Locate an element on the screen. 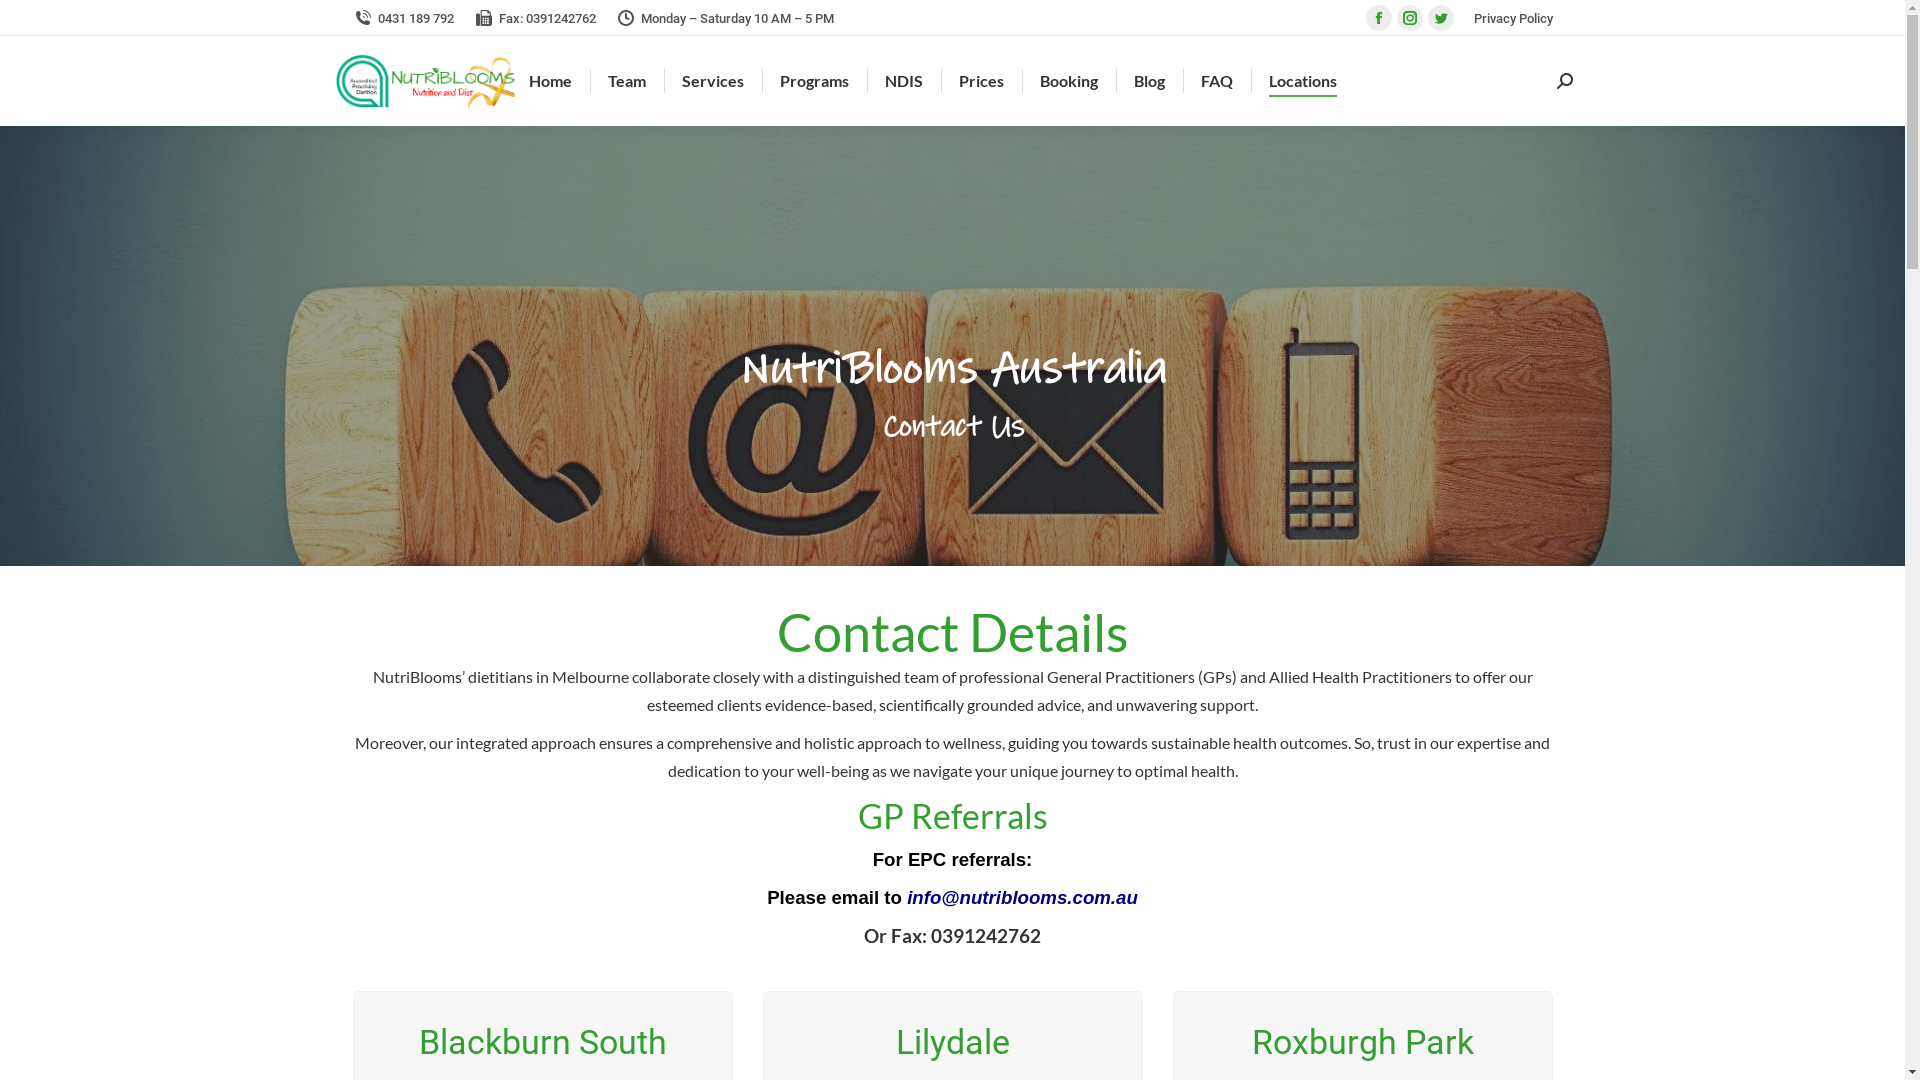 The image size is (1920, 1080). 'Go!' is located at coordinates (33, 23).